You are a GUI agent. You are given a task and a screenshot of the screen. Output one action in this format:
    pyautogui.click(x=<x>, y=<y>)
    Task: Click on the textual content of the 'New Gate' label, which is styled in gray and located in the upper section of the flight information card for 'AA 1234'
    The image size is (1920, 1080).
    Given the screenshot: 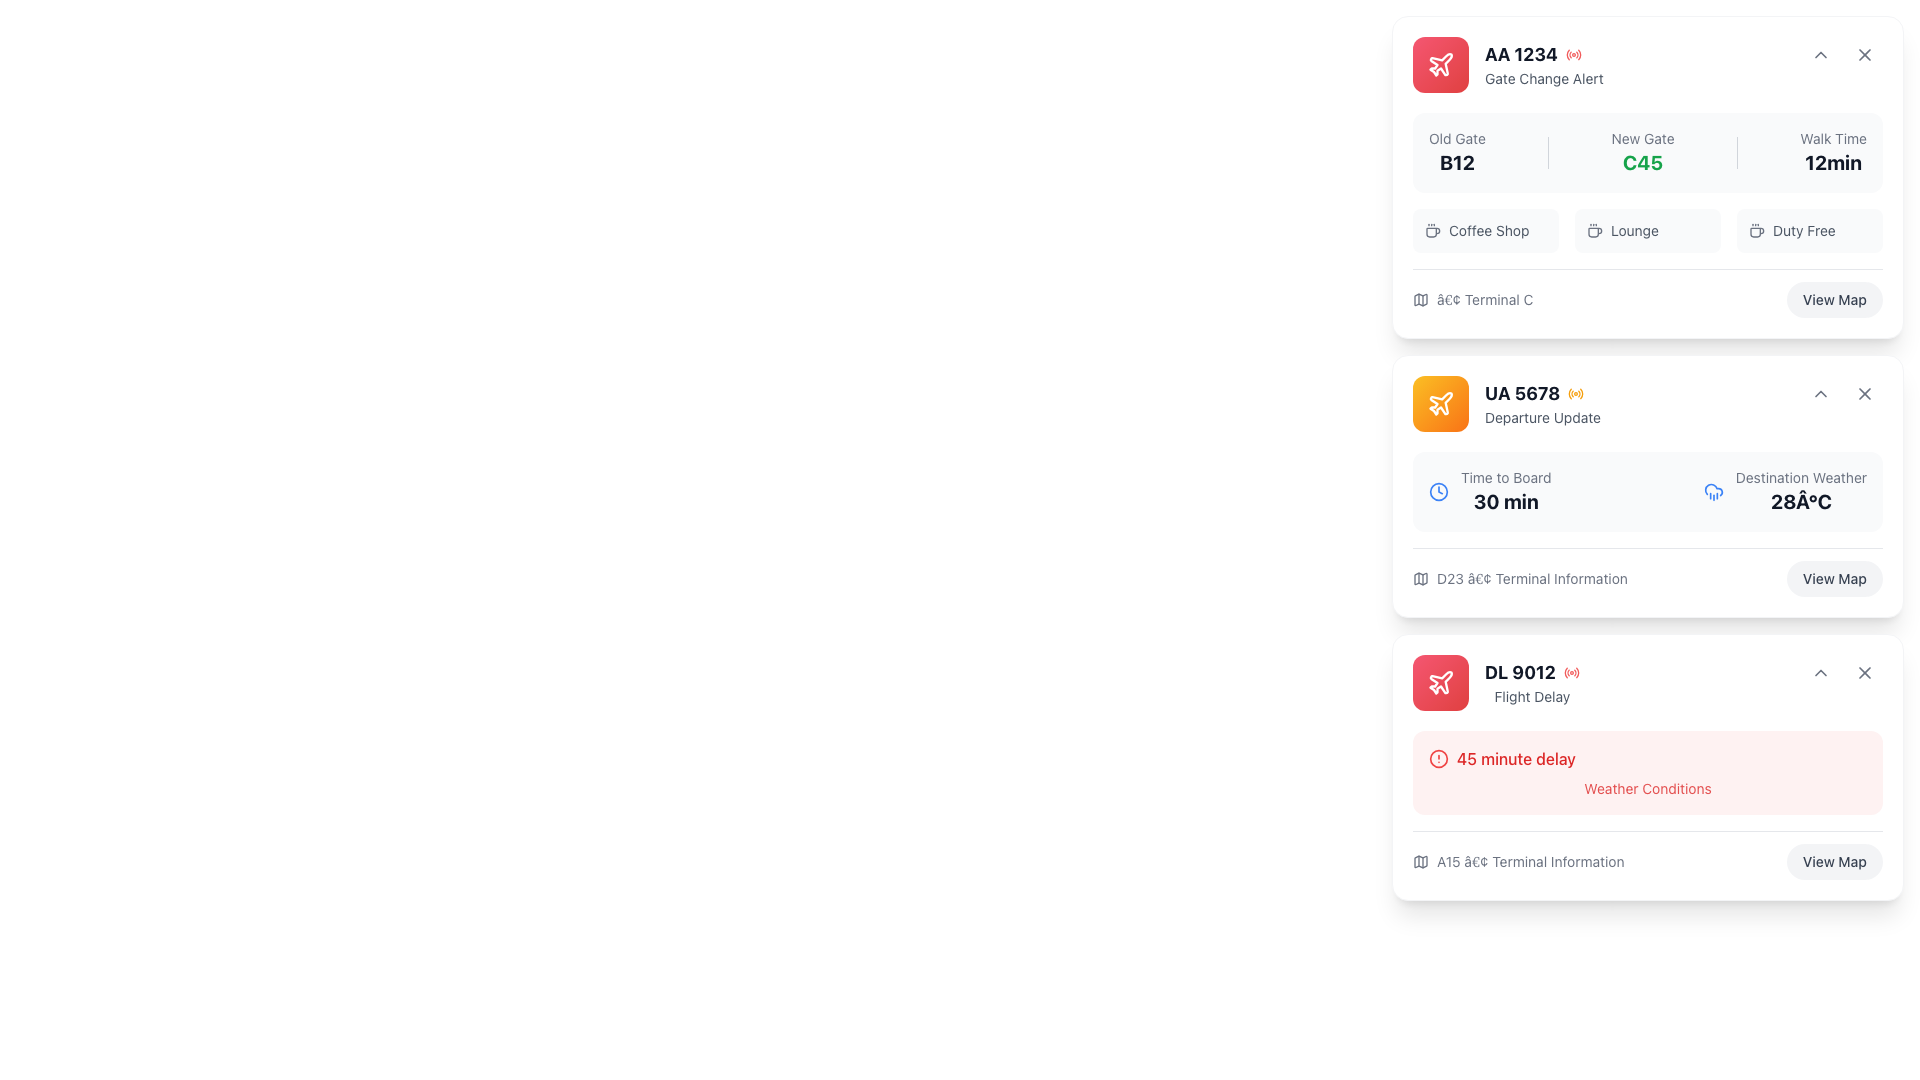 What is the action you would take?
    pyautogui.click(x=1643, y=137)
    